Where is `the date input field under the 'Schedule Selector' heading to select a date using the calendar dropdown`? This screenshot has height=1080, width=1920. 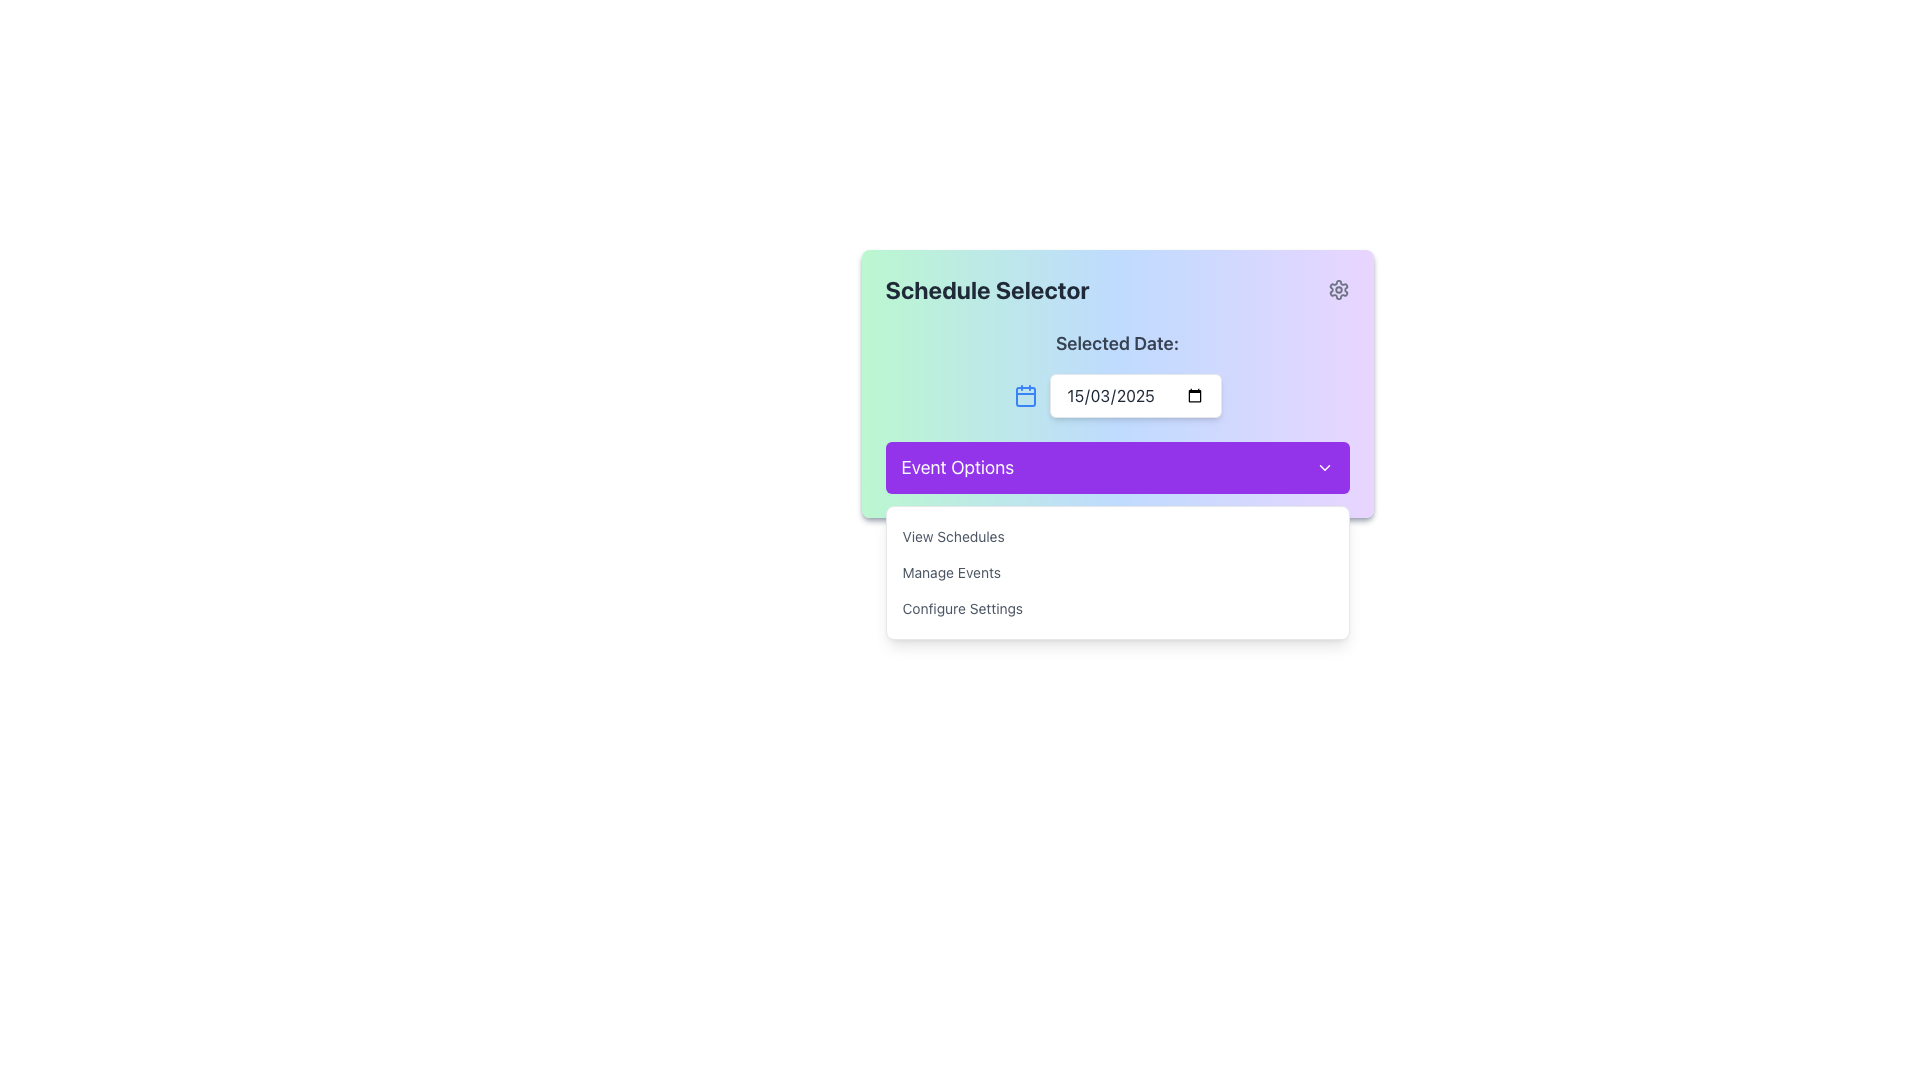 the date input field under the 'Schedule Selector' heading to select a date using the calendar dropdown is located at coordinates (1116, 374).